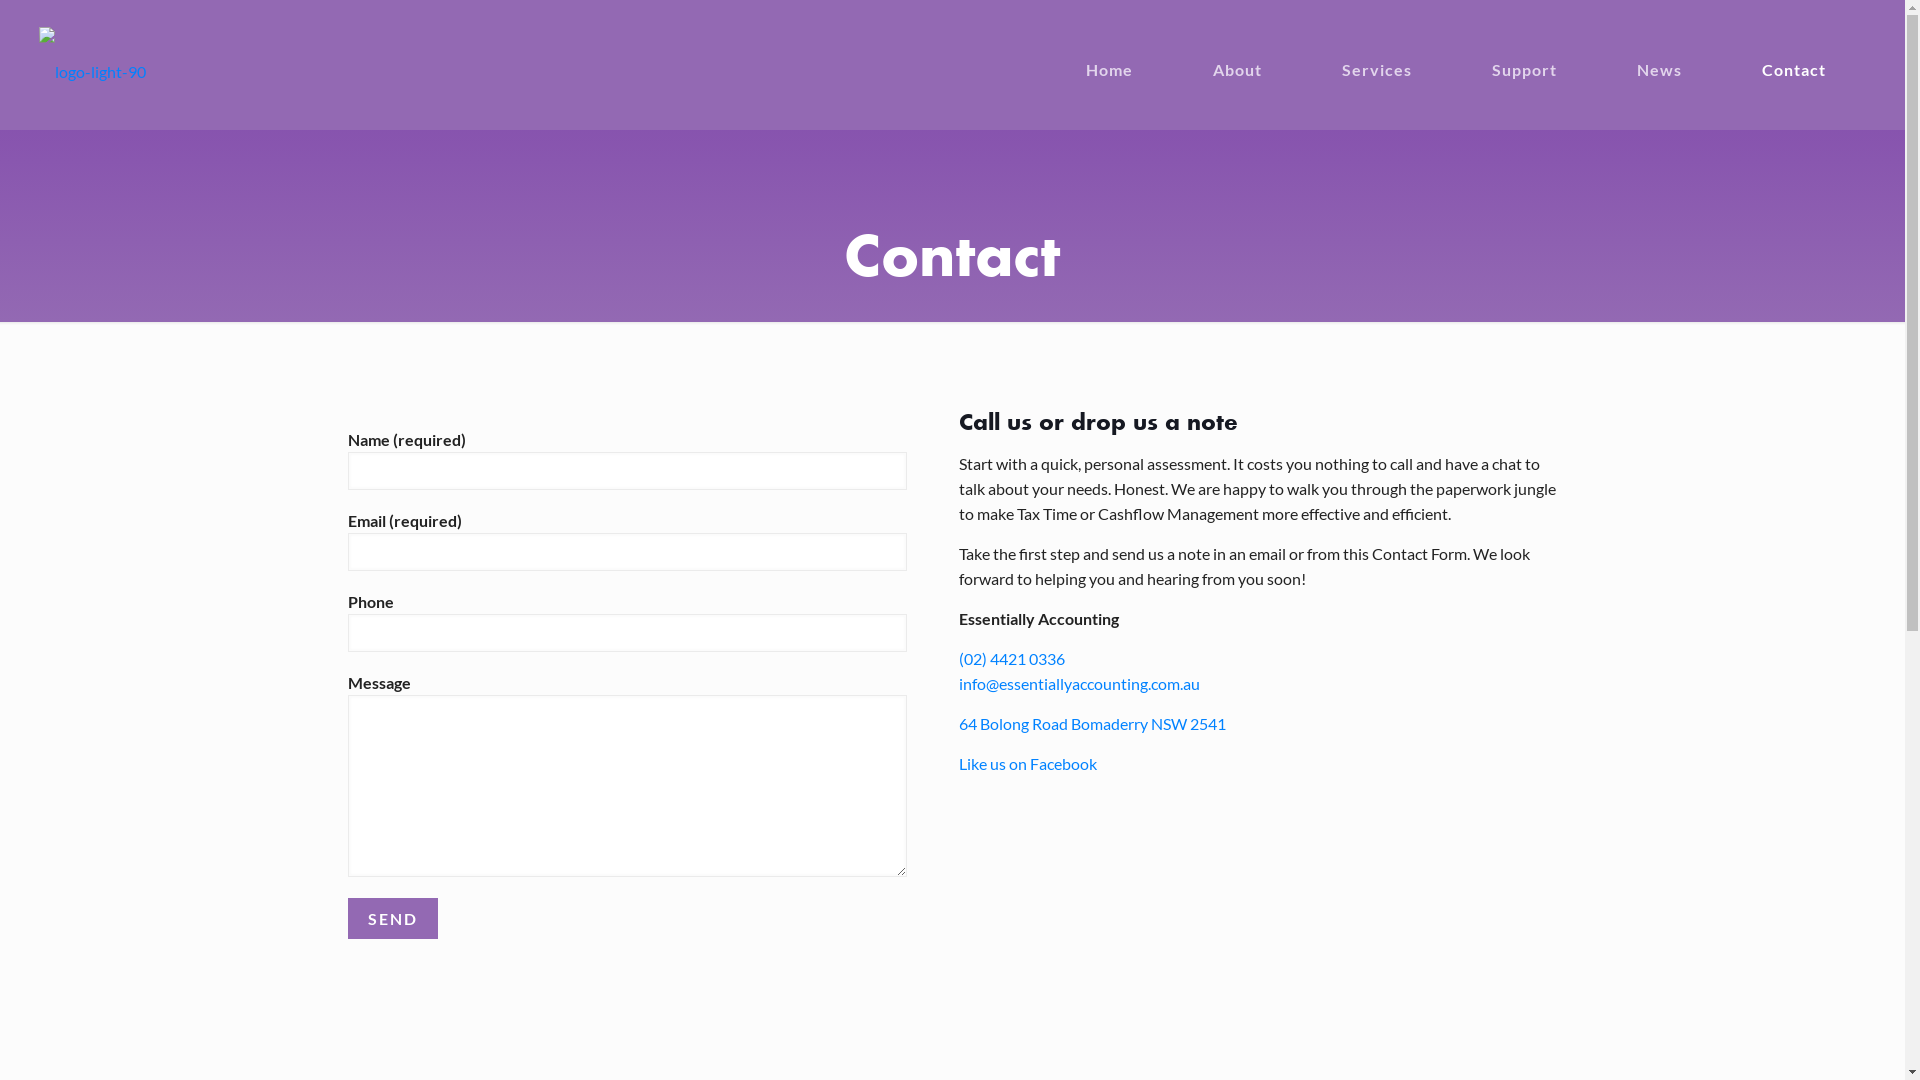 The height and width of the screenshot is (1080, 1920). What do you see at coordinates (1091, 723) in the screenshot?
I see `'64 Bolong Road Bomaderry NSW 2541'` at bounding box center [1091, 723].